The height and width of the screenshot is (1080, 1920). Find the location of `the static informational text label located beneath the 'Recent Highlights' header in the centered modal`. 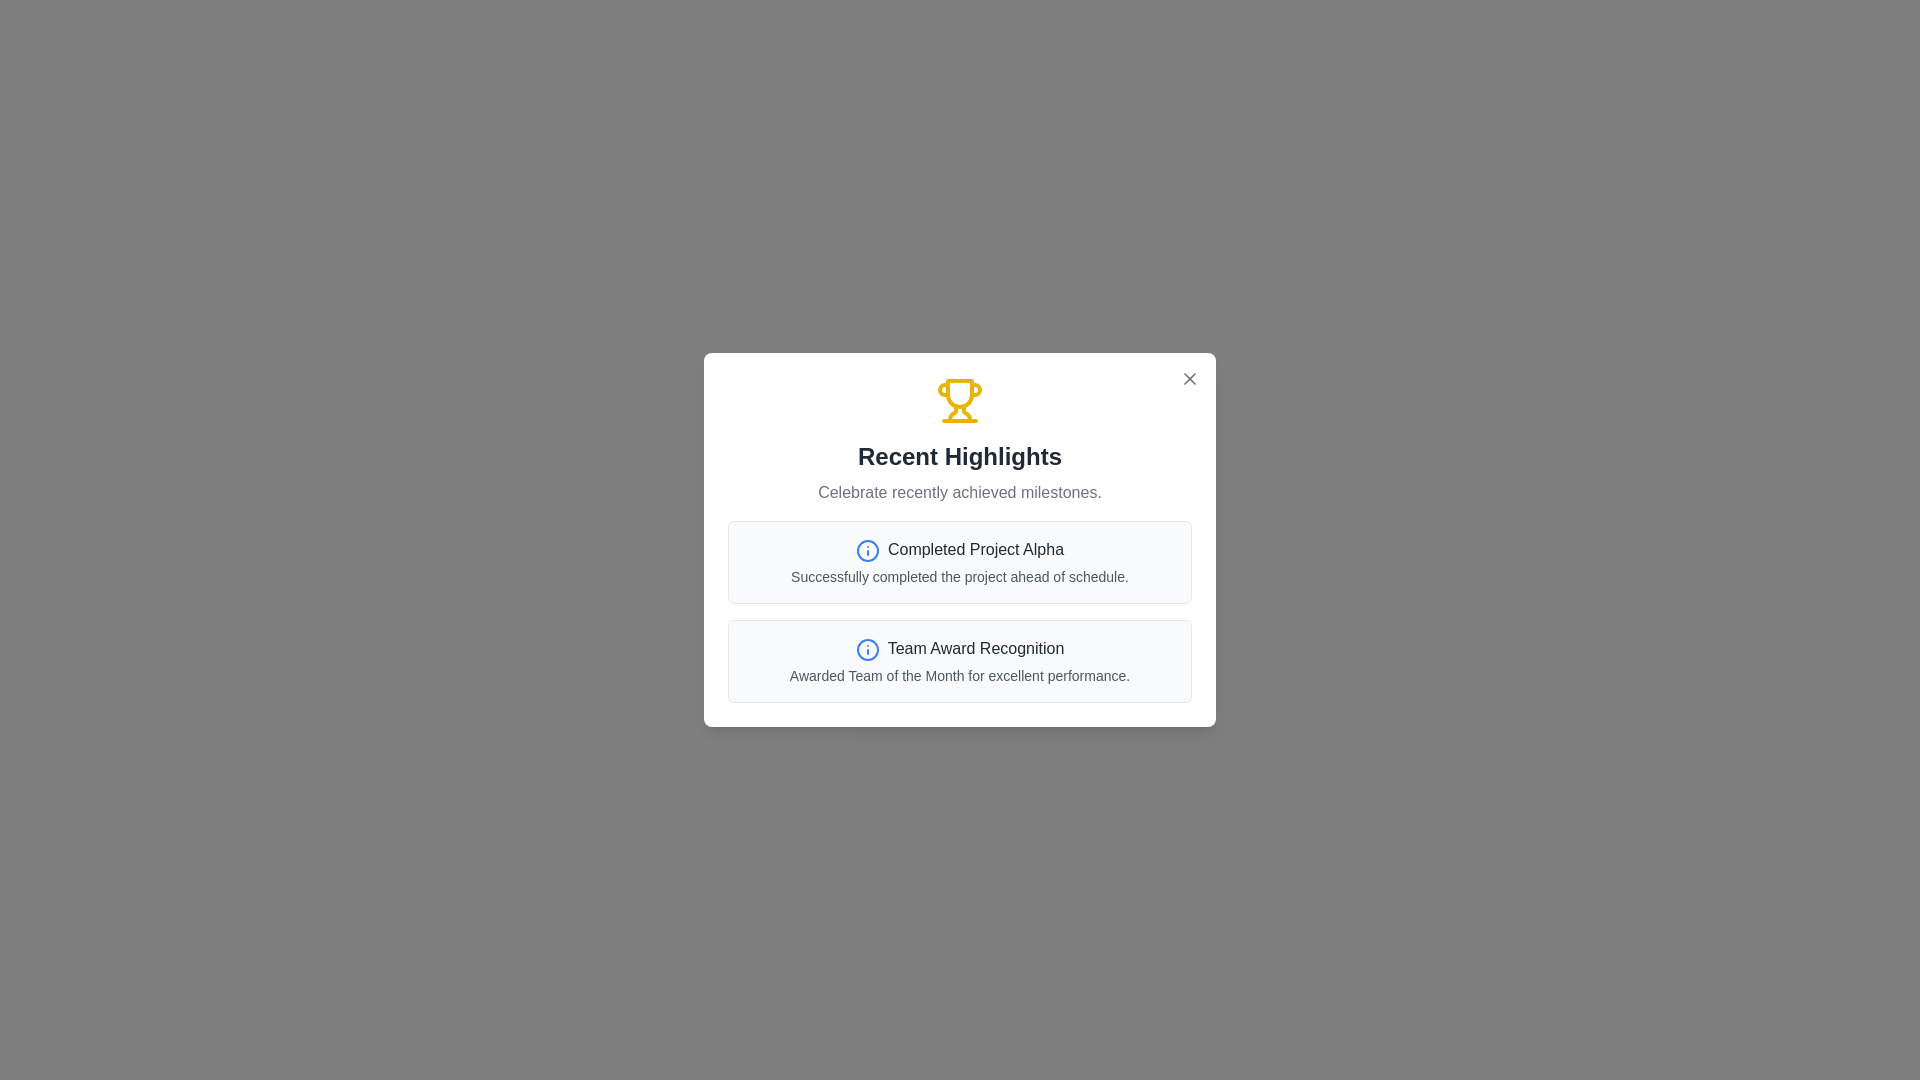

the static informational text label located beneath the 'Recent Highlights' header in the centered modal is located at coordinates (960, 493).